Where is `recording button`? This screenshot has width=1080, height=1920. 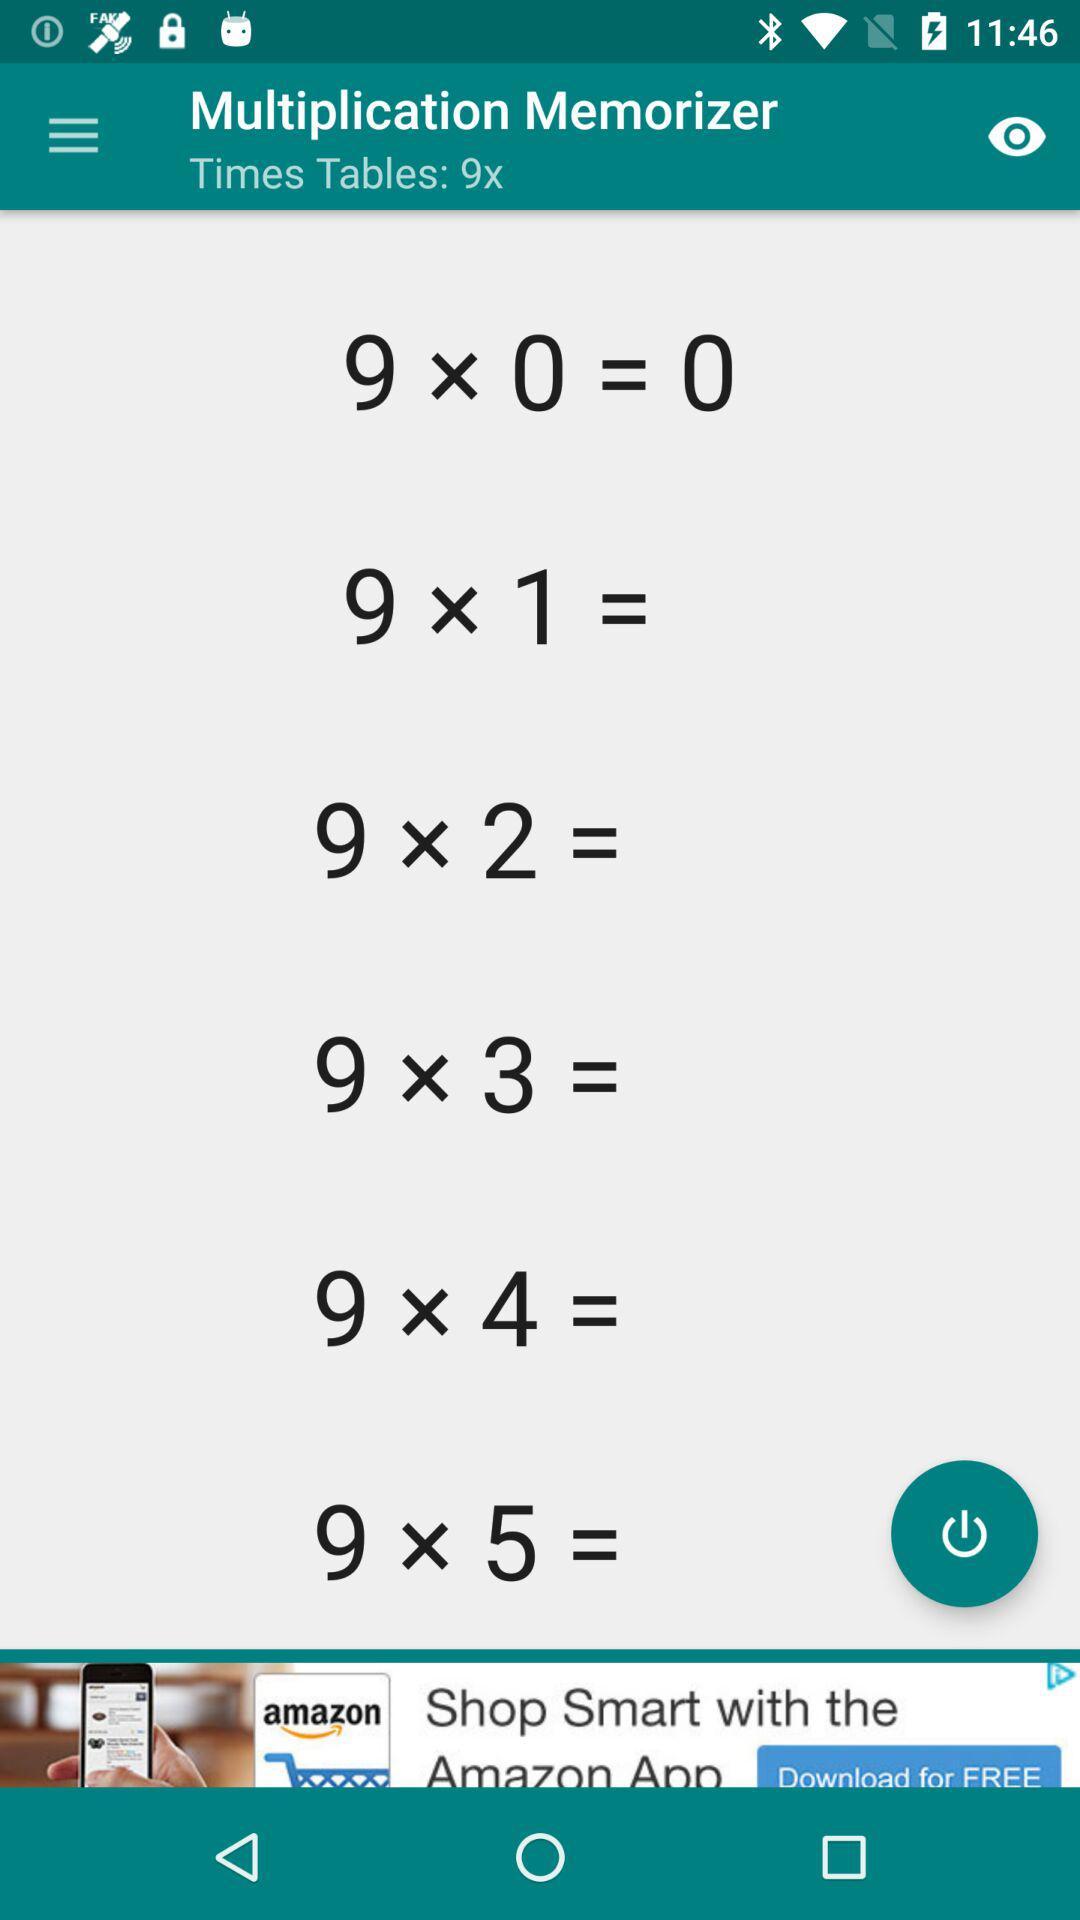 recording button is located at coordinates (963, 1532).